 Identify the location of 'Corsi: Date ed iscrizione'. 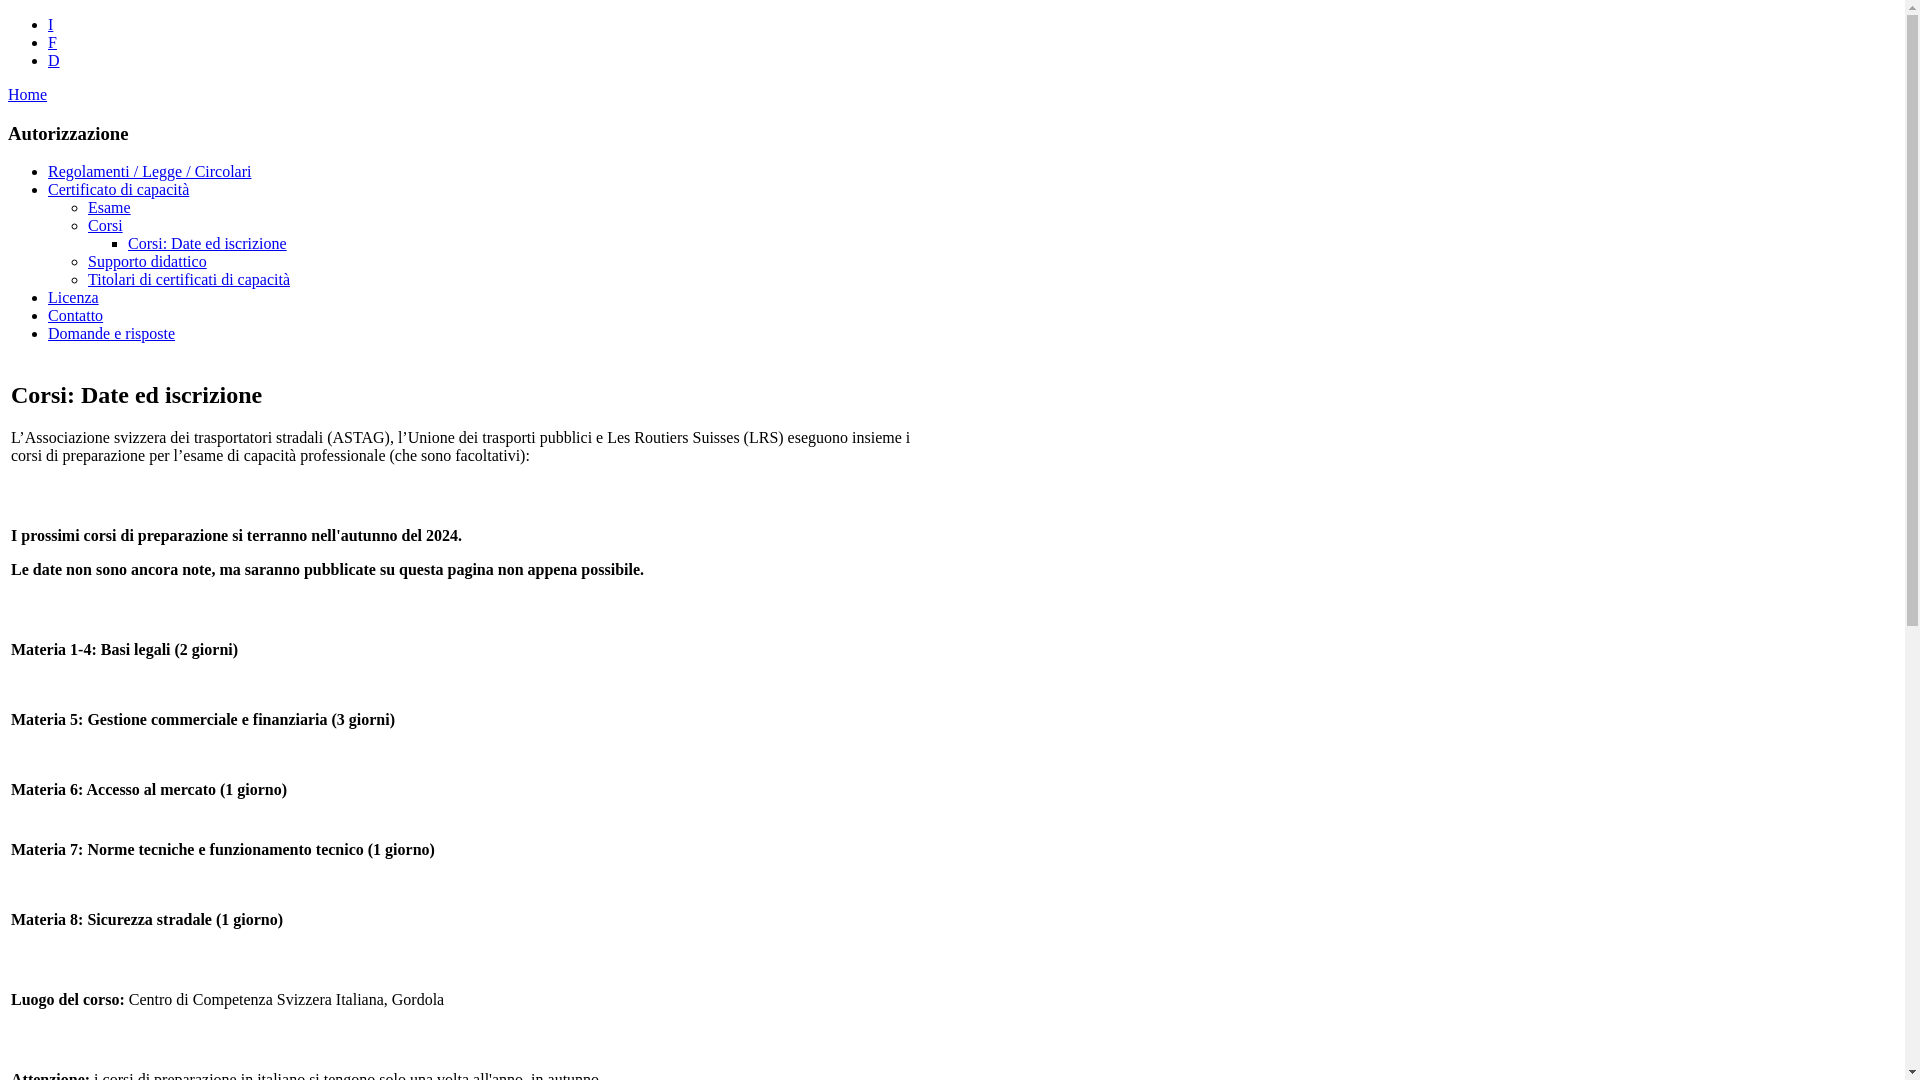
(207, 242).